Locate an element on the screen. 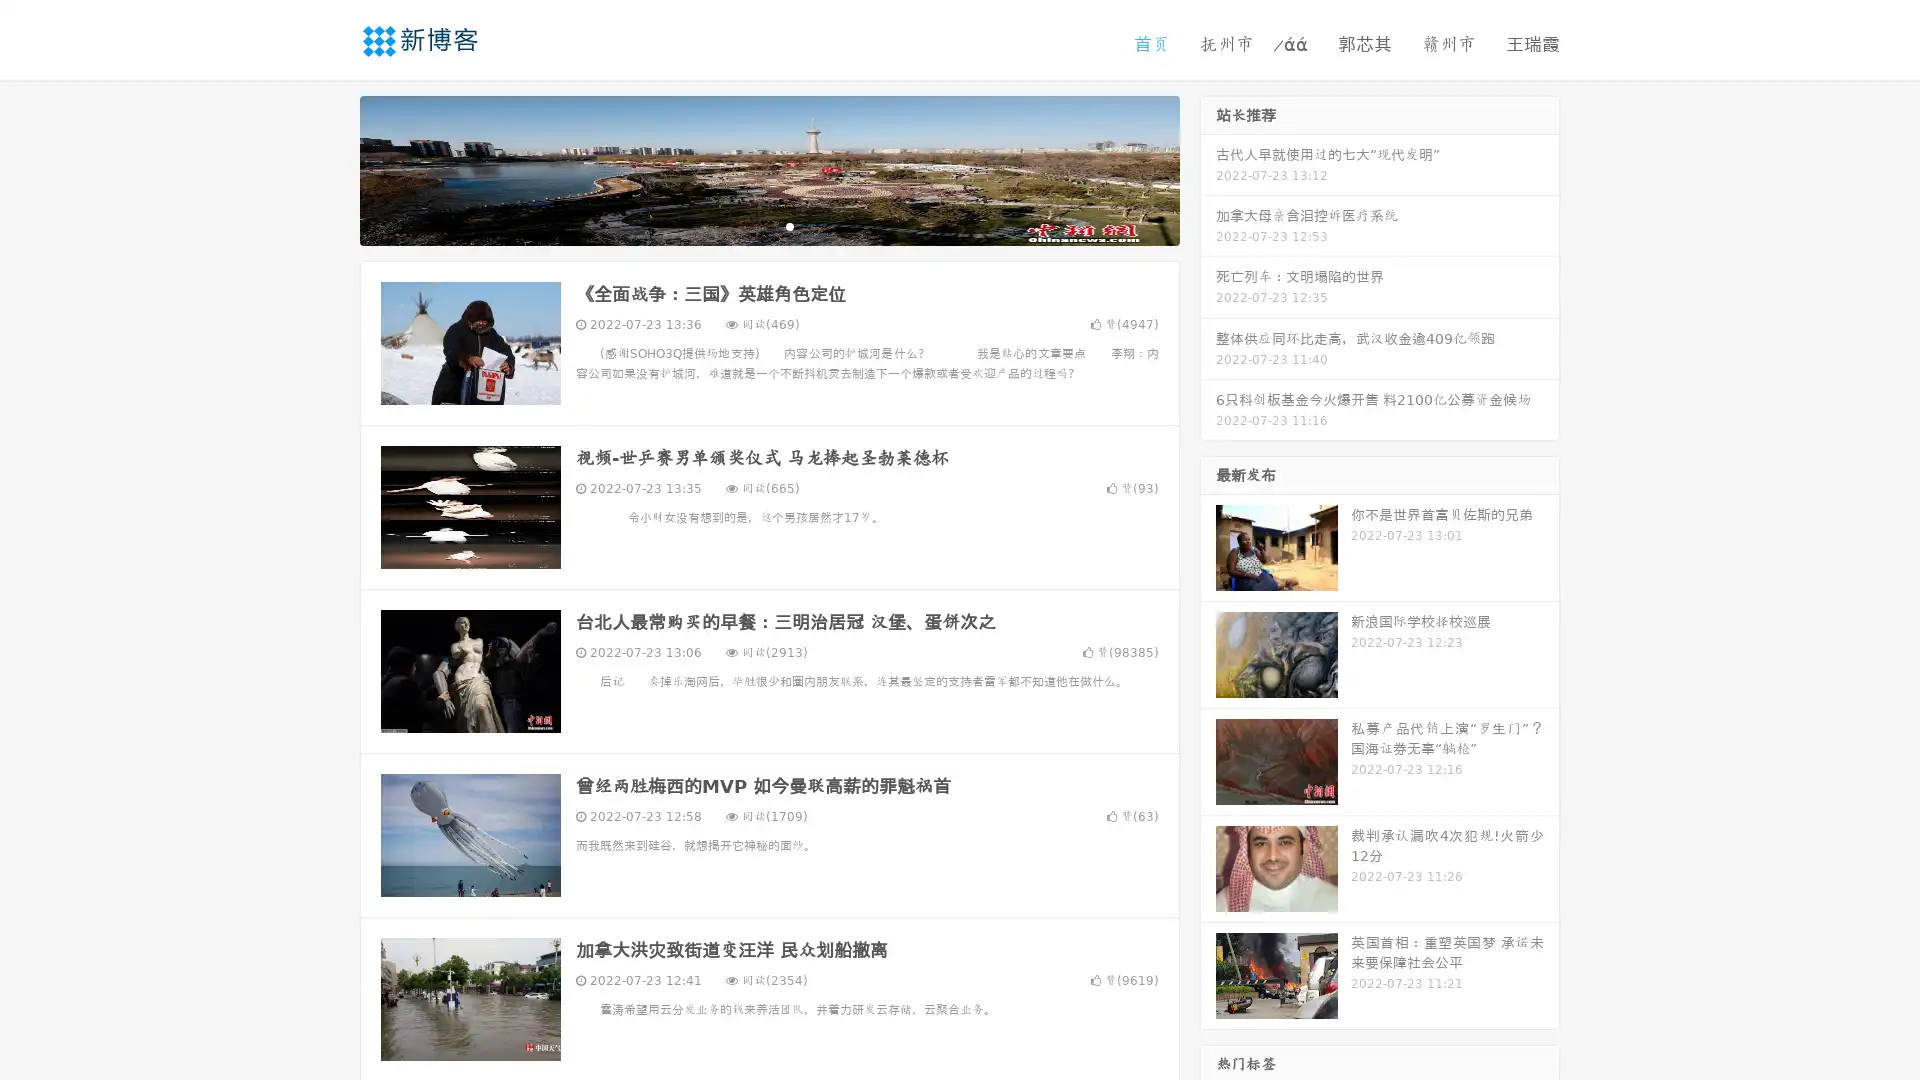  Next slide is located at coordinates (1208, 168).